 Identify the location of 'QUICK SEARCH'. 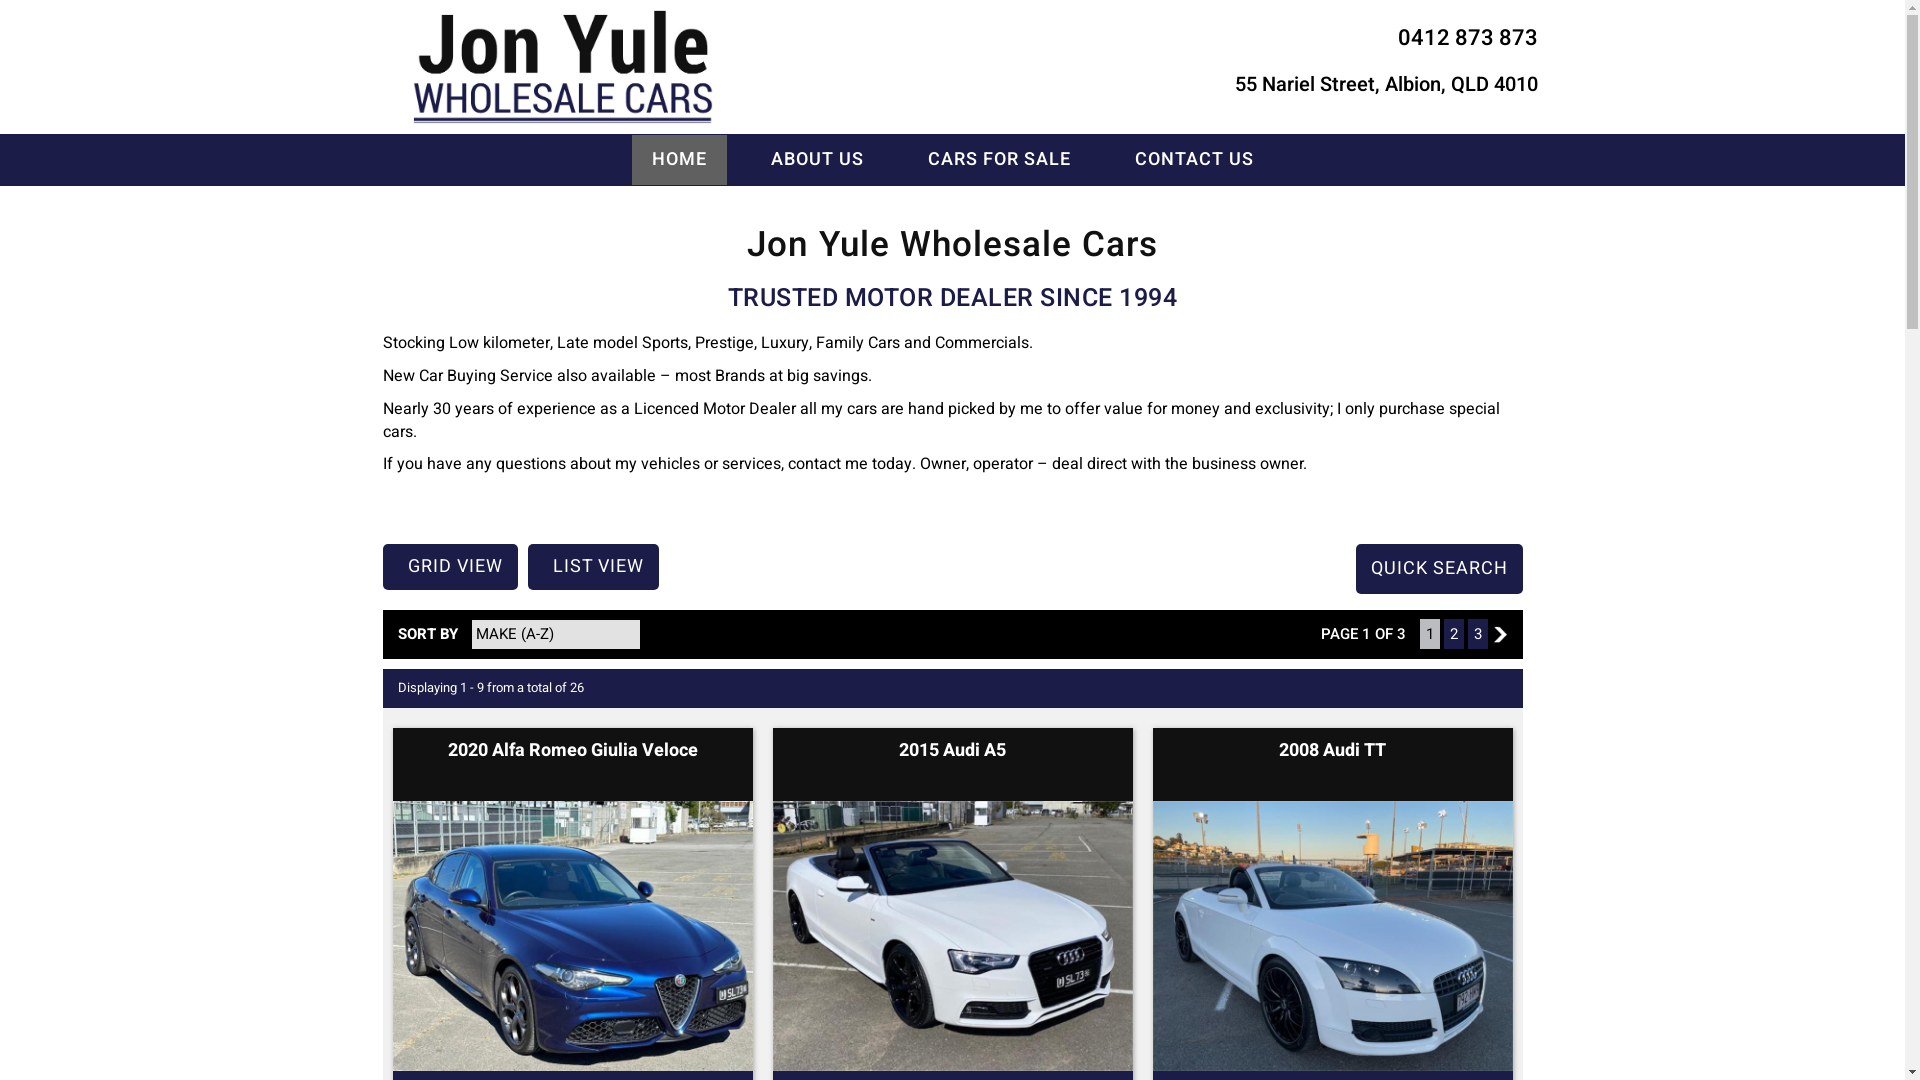
(1438, 569).